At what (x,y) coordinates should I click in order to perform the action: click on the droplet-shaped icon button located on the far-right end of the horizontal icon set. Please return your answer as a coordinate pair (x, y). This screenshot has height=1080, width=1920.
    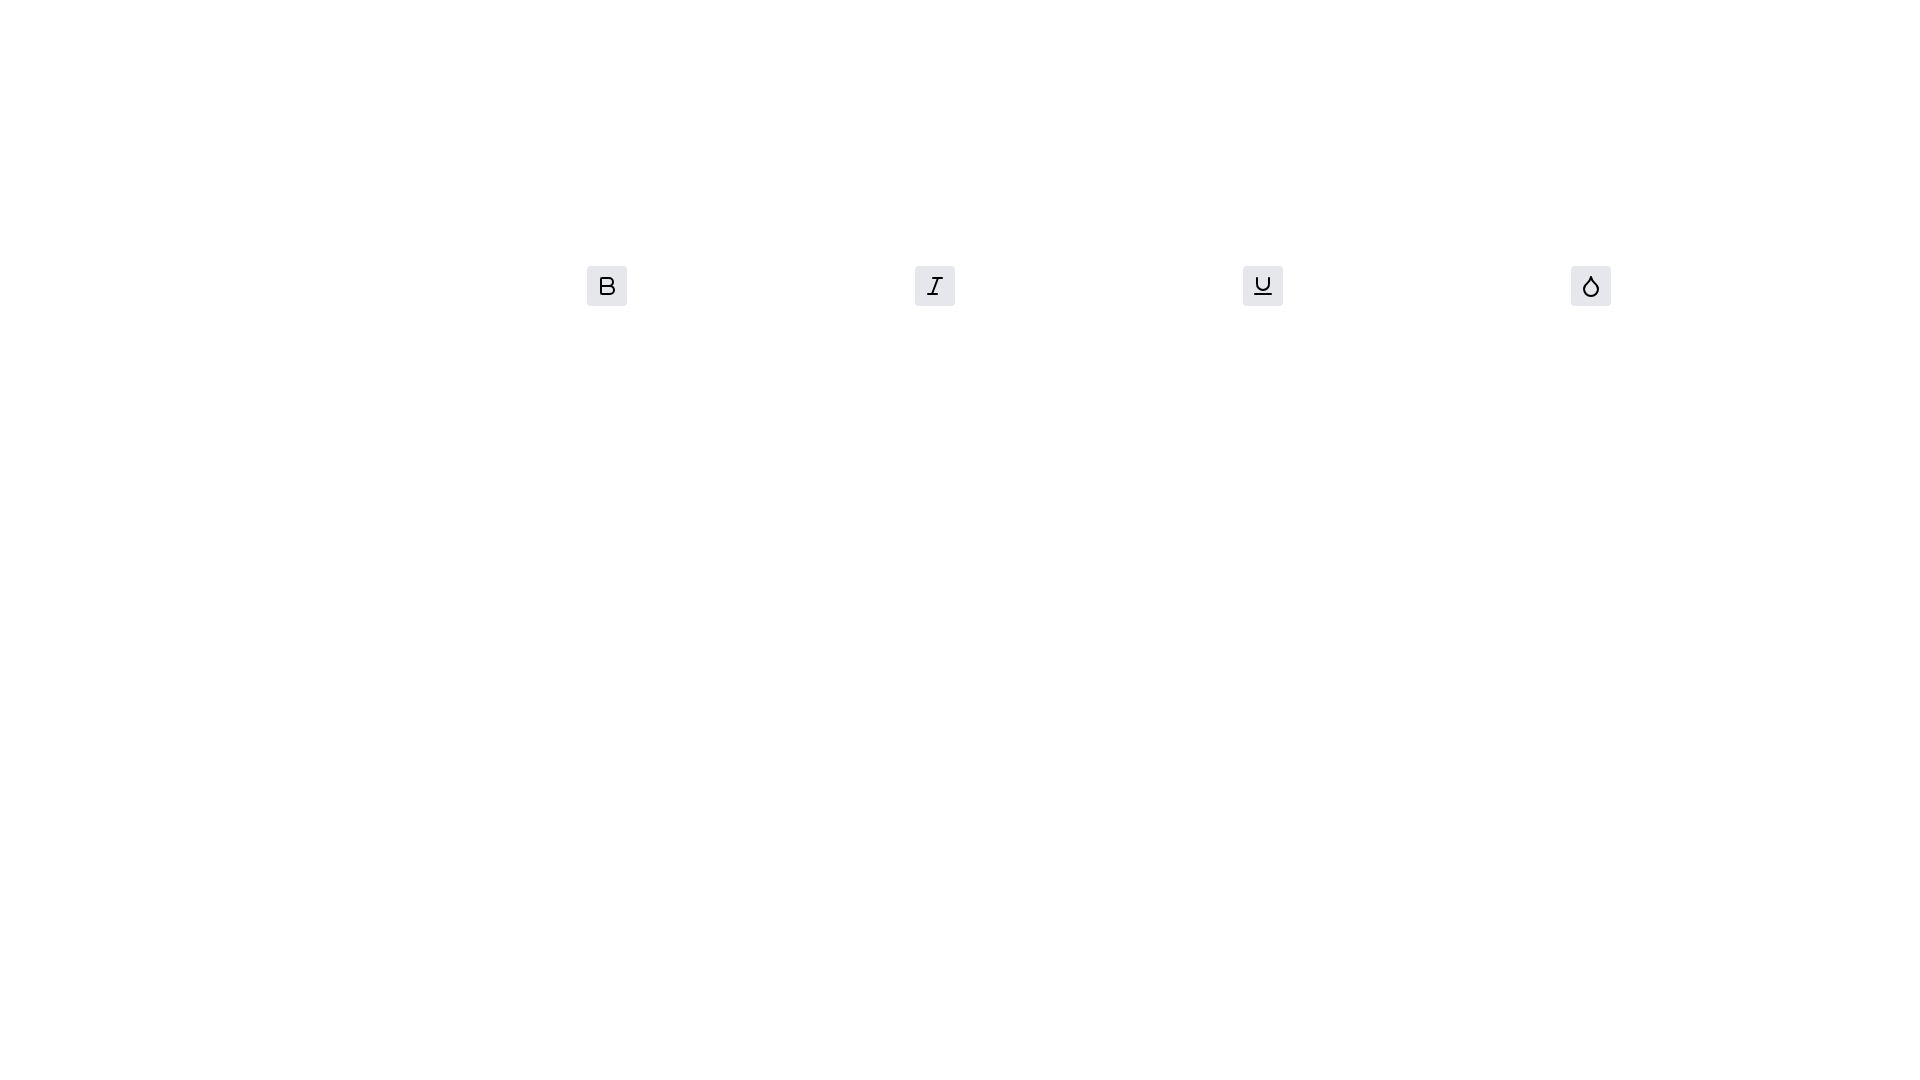
    Looking at the image, I should click on (1589, 285).